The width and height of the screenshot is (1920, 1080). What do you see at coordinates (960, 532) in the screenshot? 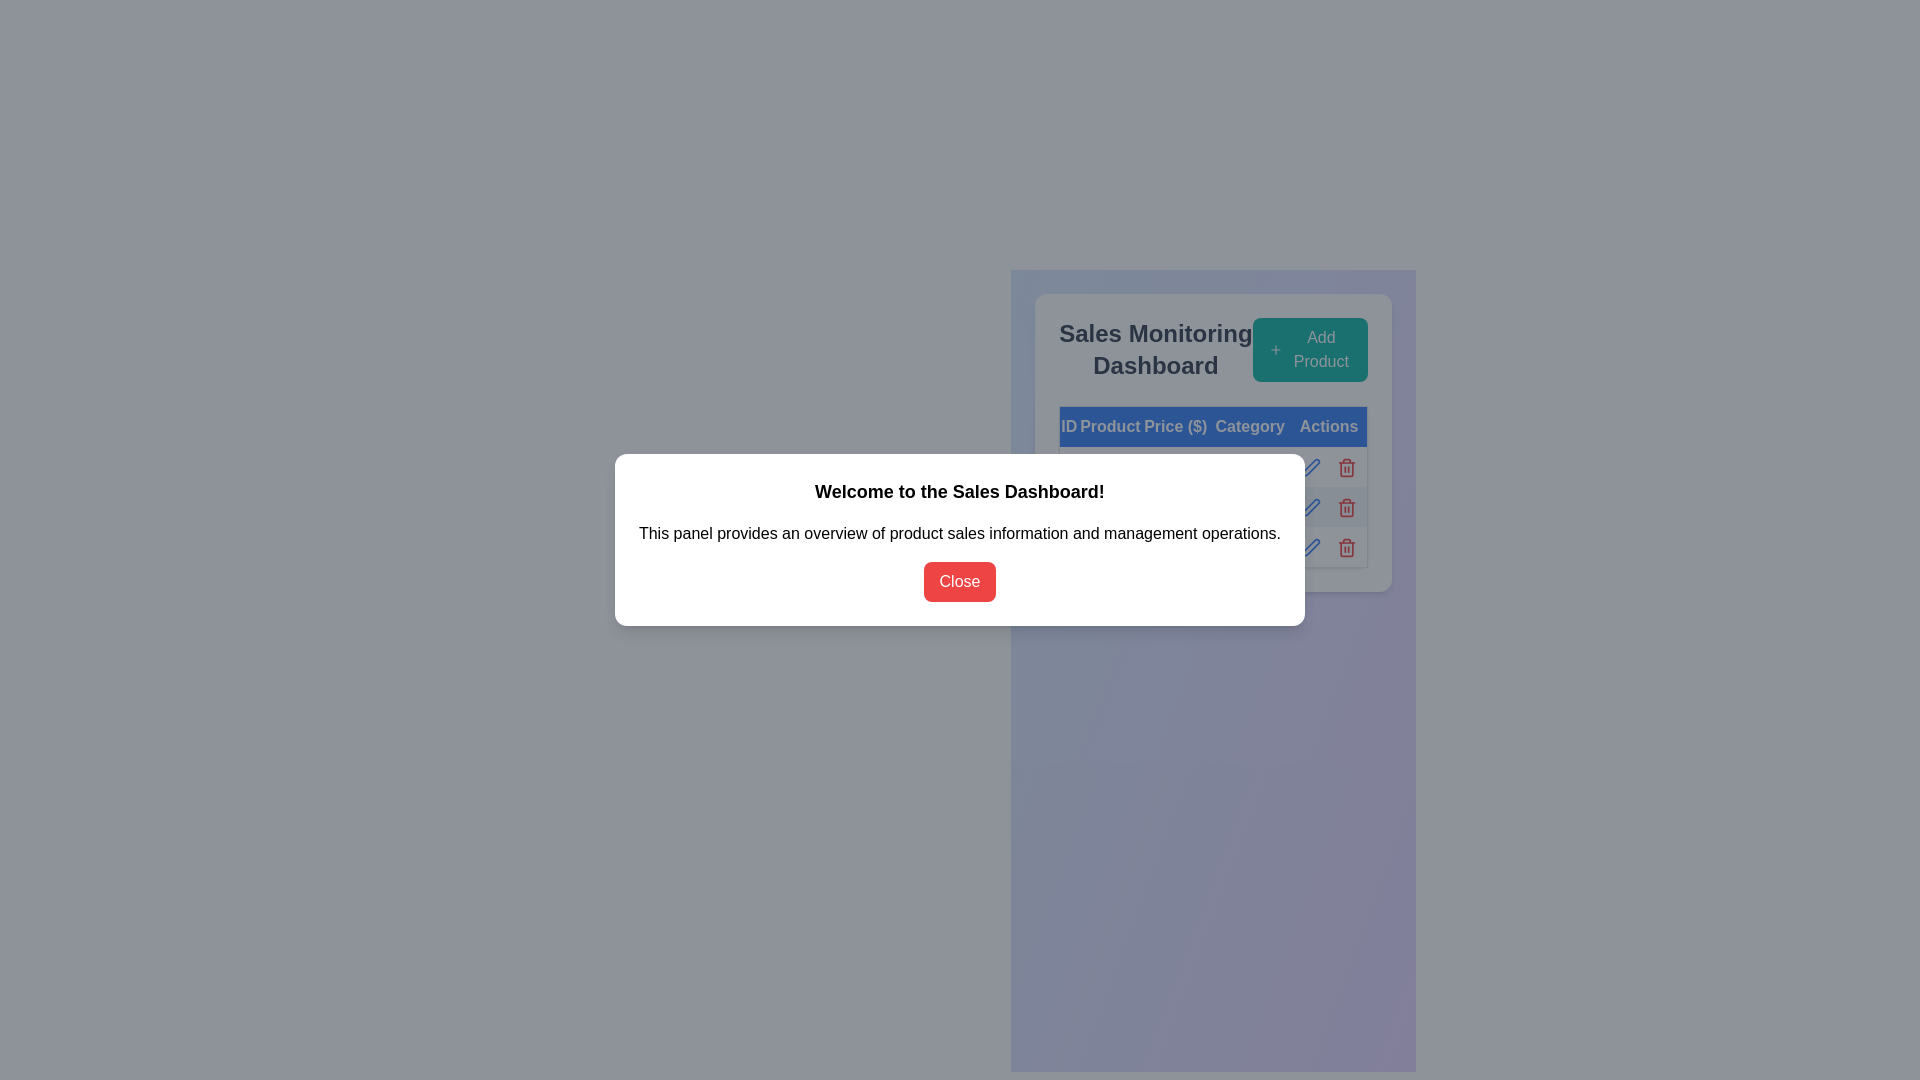
I see `the text label or informational text element that provides descriptive information about the Sales Dashboard, located below the heading 'Welcome to the Sales Dashboard!' and above the 'Close' button` at bounding box center [960, 532].